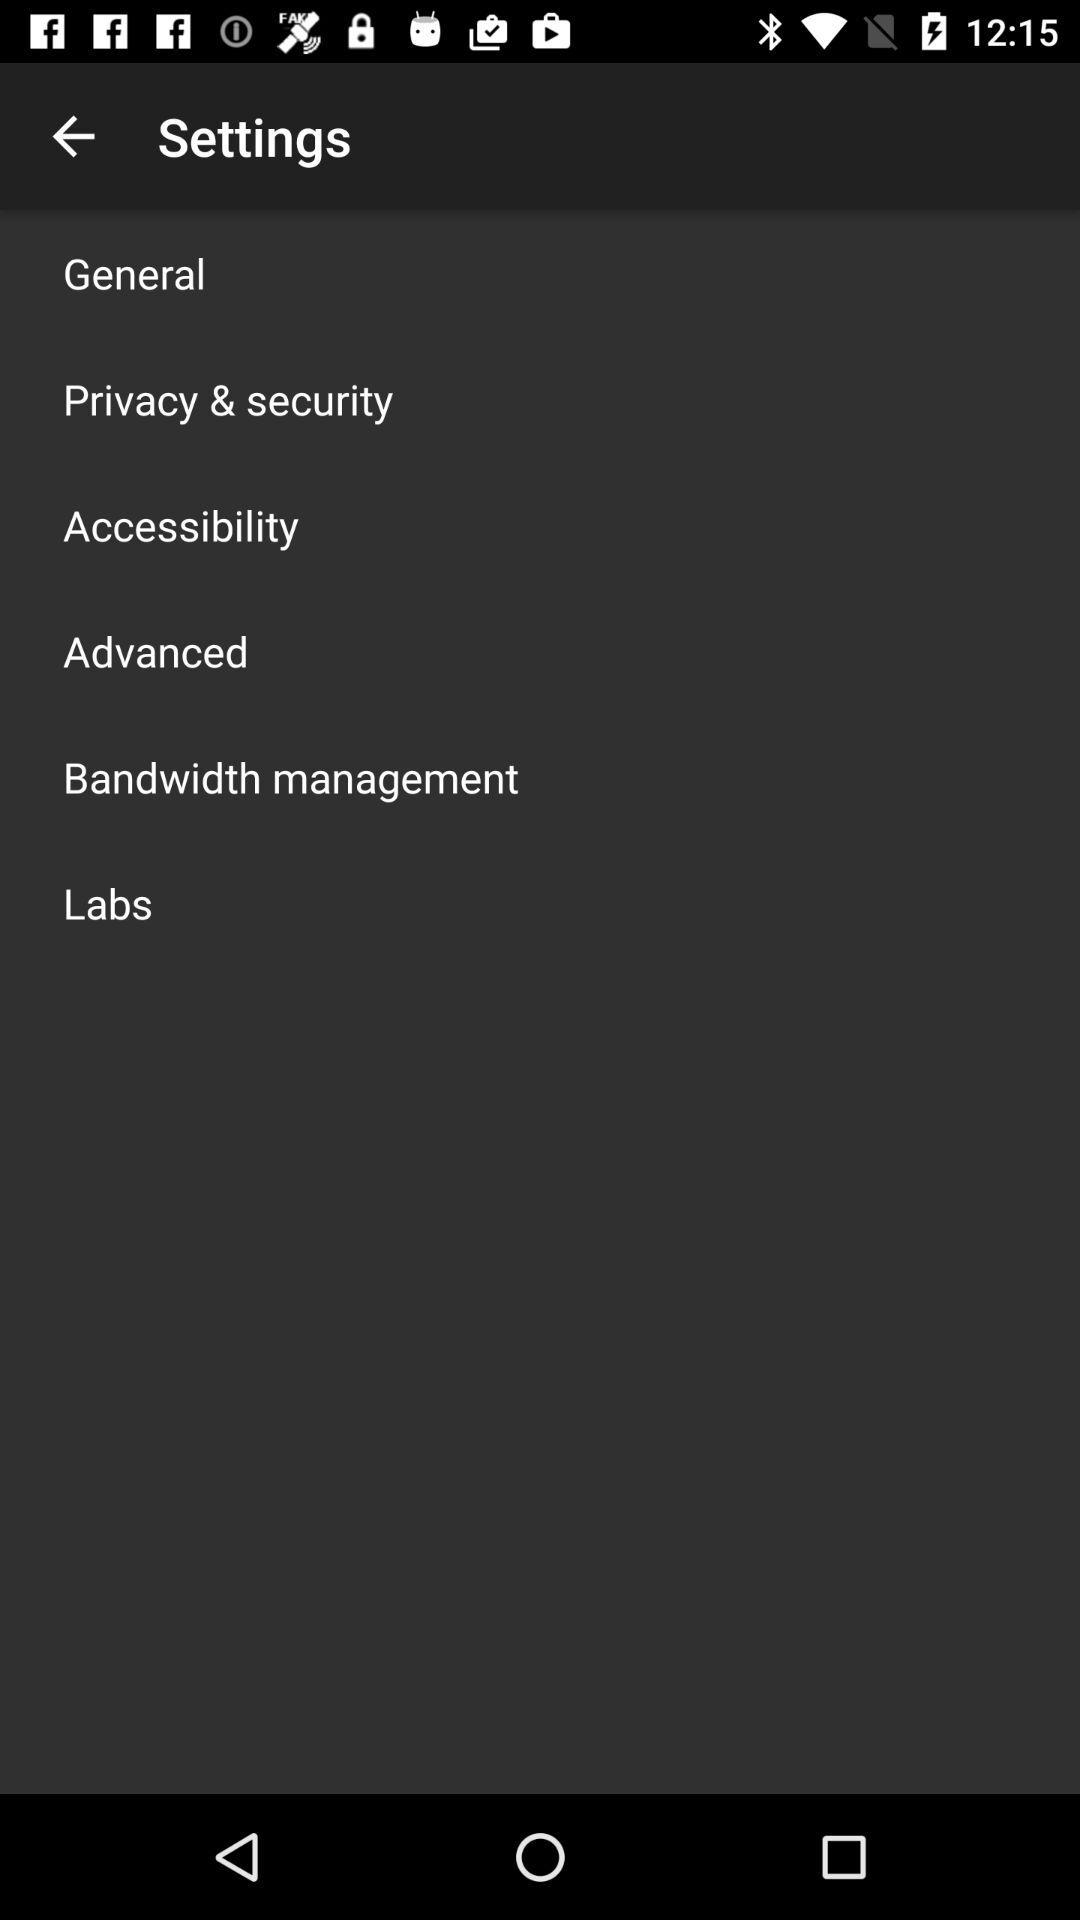 The image size is (1080, 1920). I want to click on the app to the left of settings icon, so click(72, 135).